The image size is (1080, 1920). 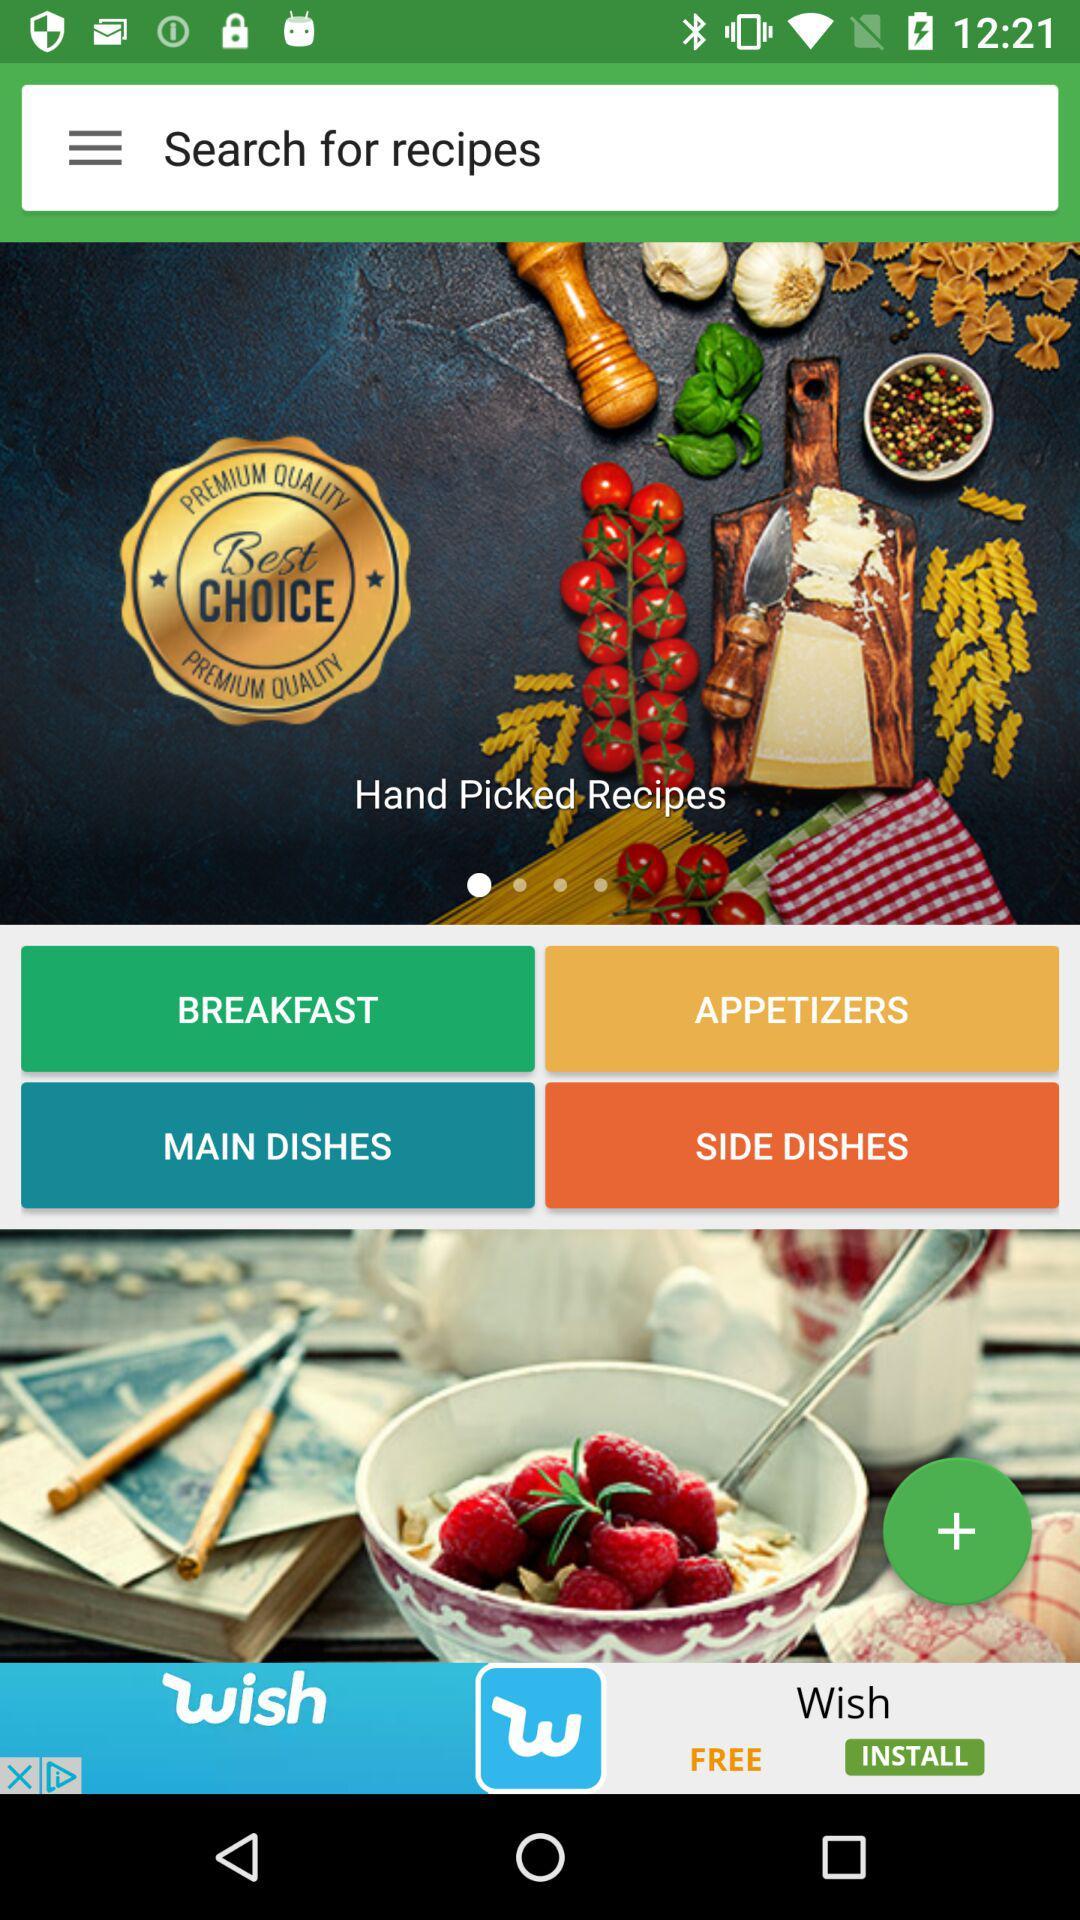 I want to click on the button which is next to the breakfast, so click(x=801, y=1008).